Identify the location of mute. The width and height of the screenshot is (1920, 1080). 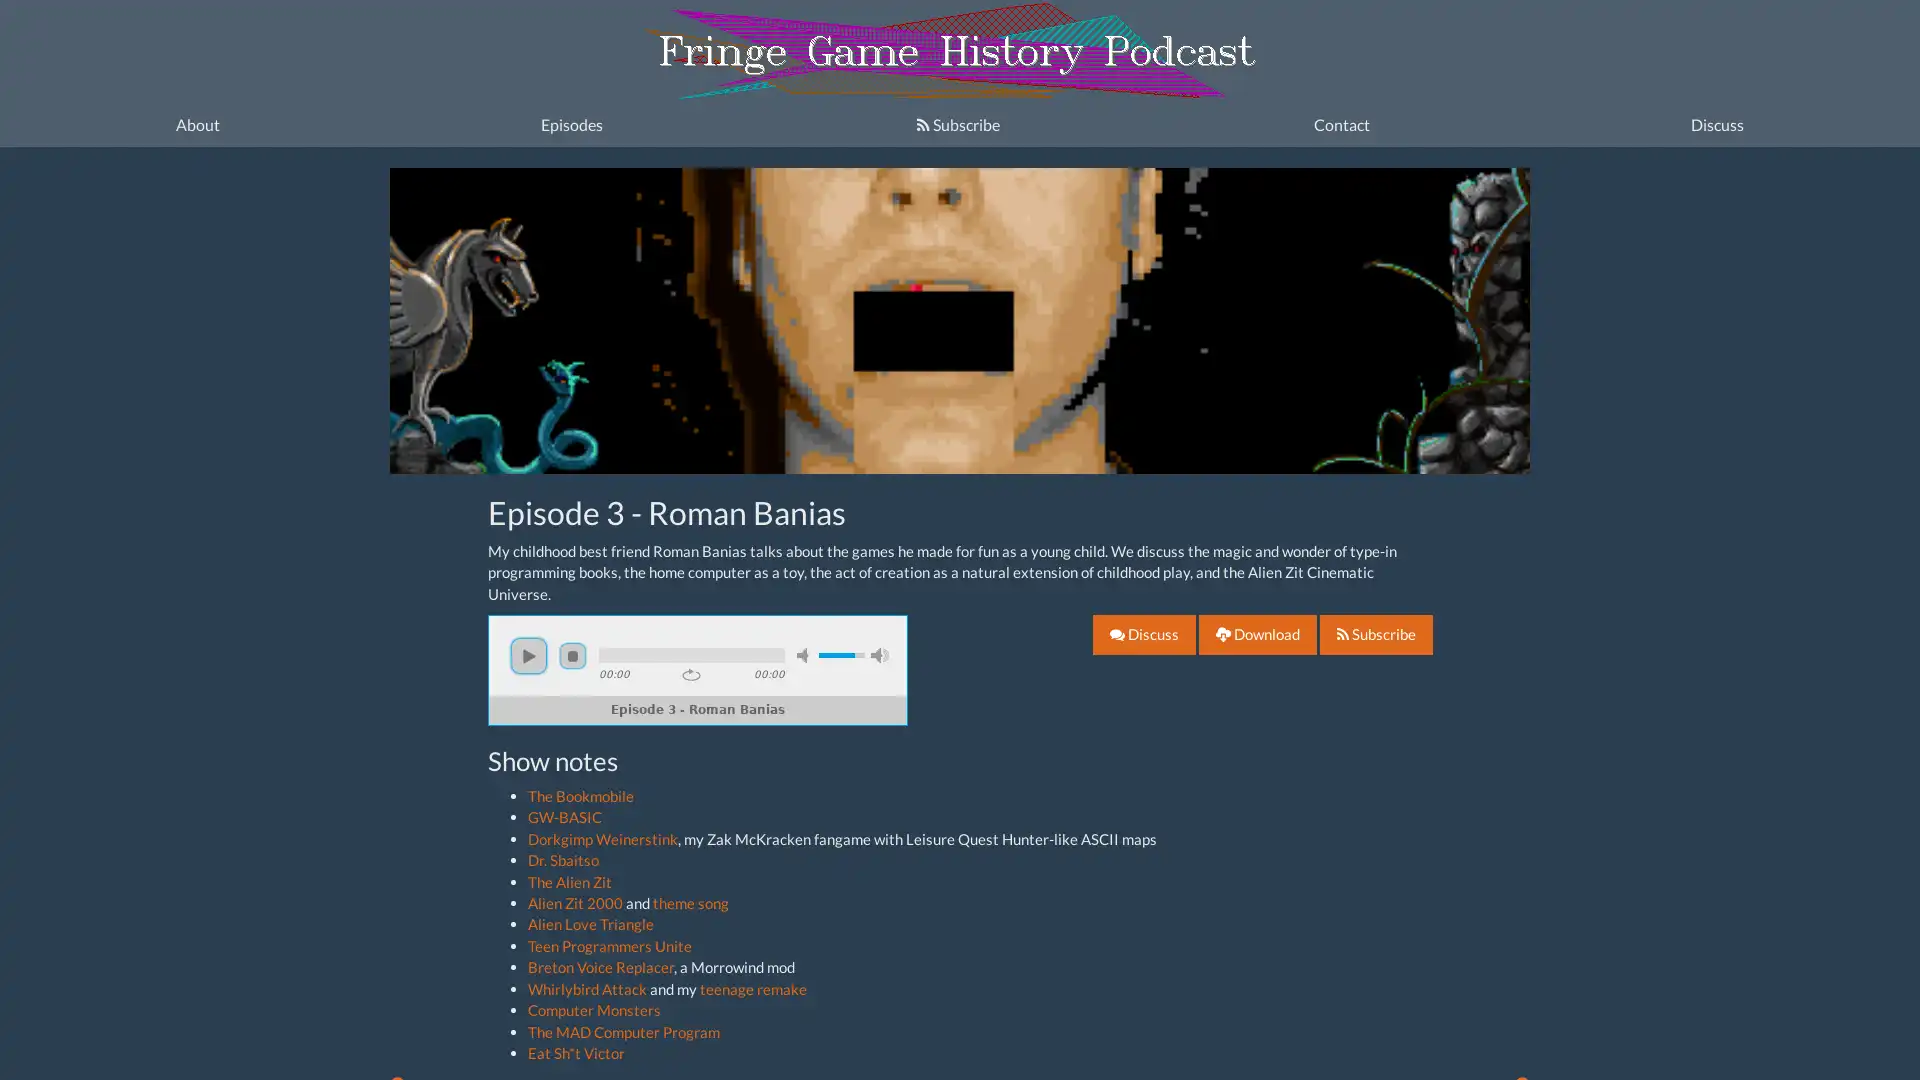
(805, 655).